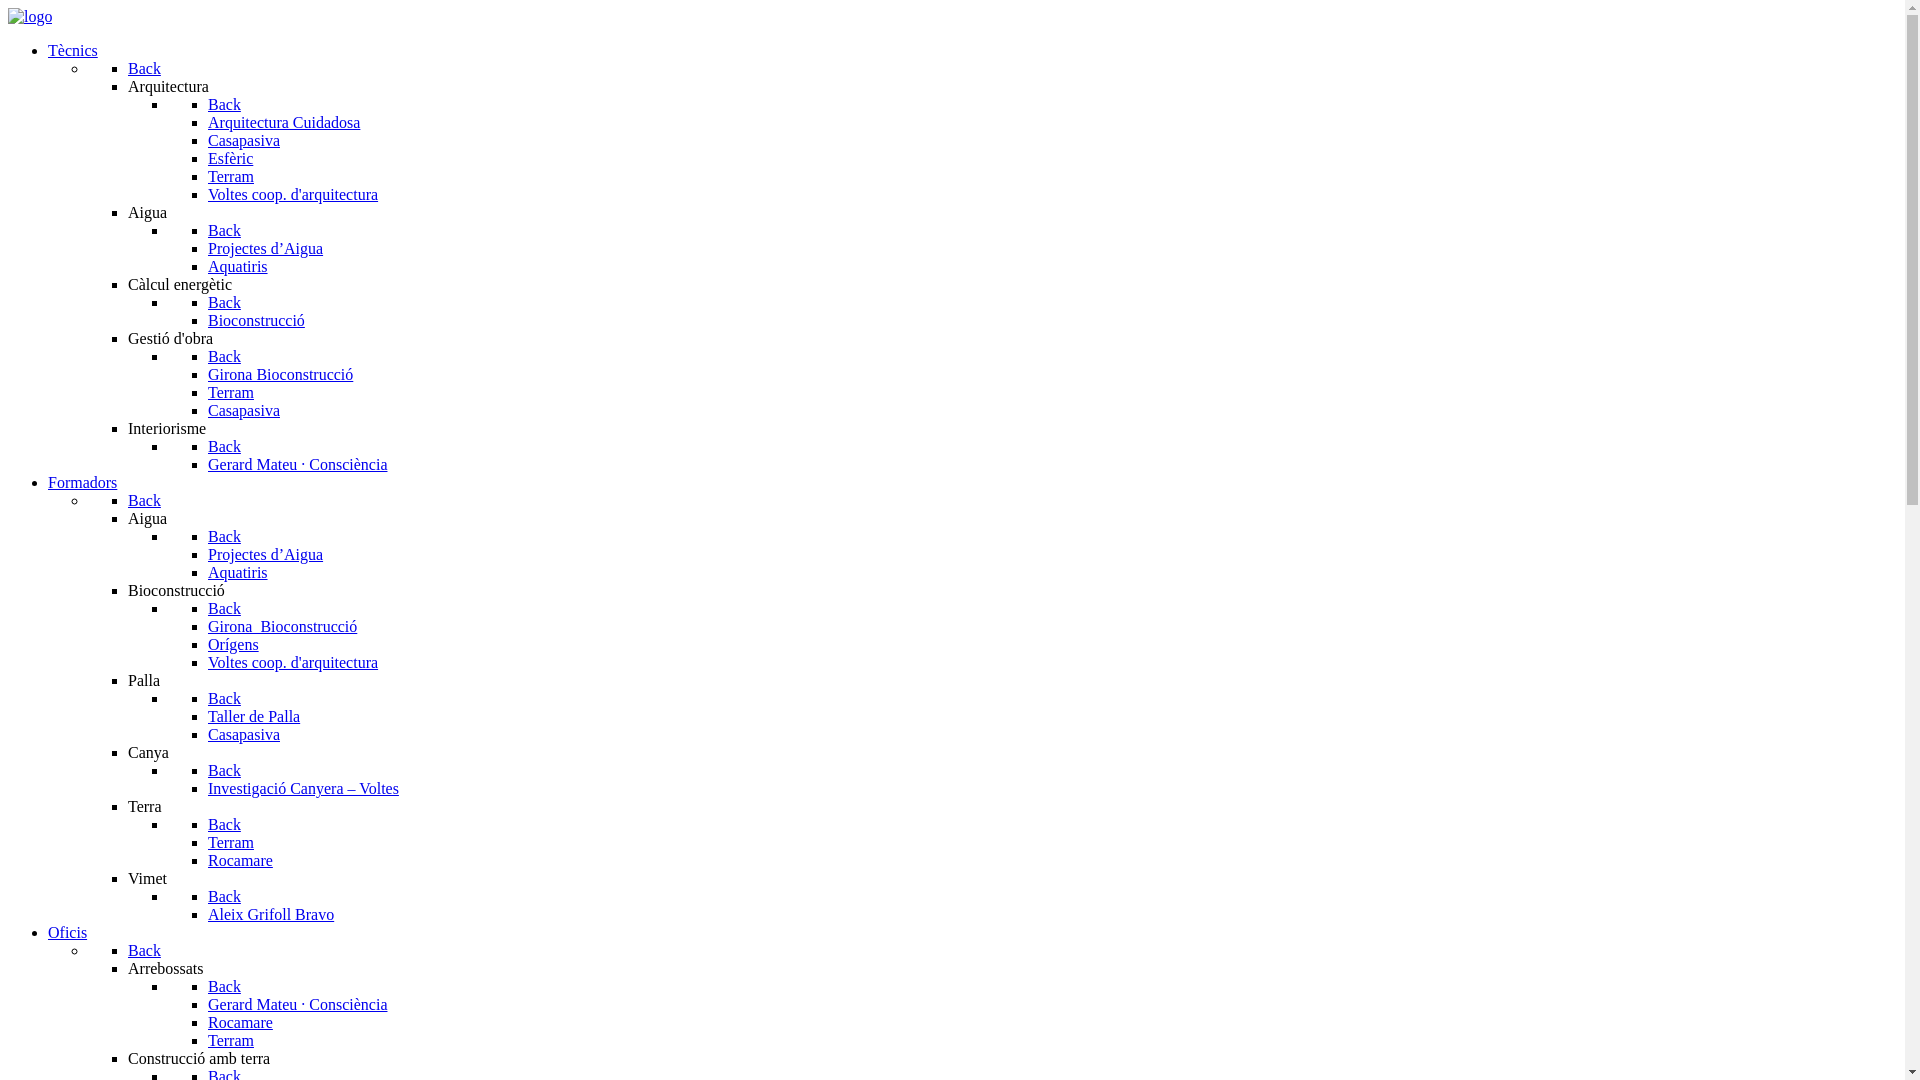 The height and width of the screenshot is (1080, 1920). What do you see at coordinates (282, 122) in the screenshot?
I see `'Arquitectura Cuidadosa'` at bounding box center [282, 122].